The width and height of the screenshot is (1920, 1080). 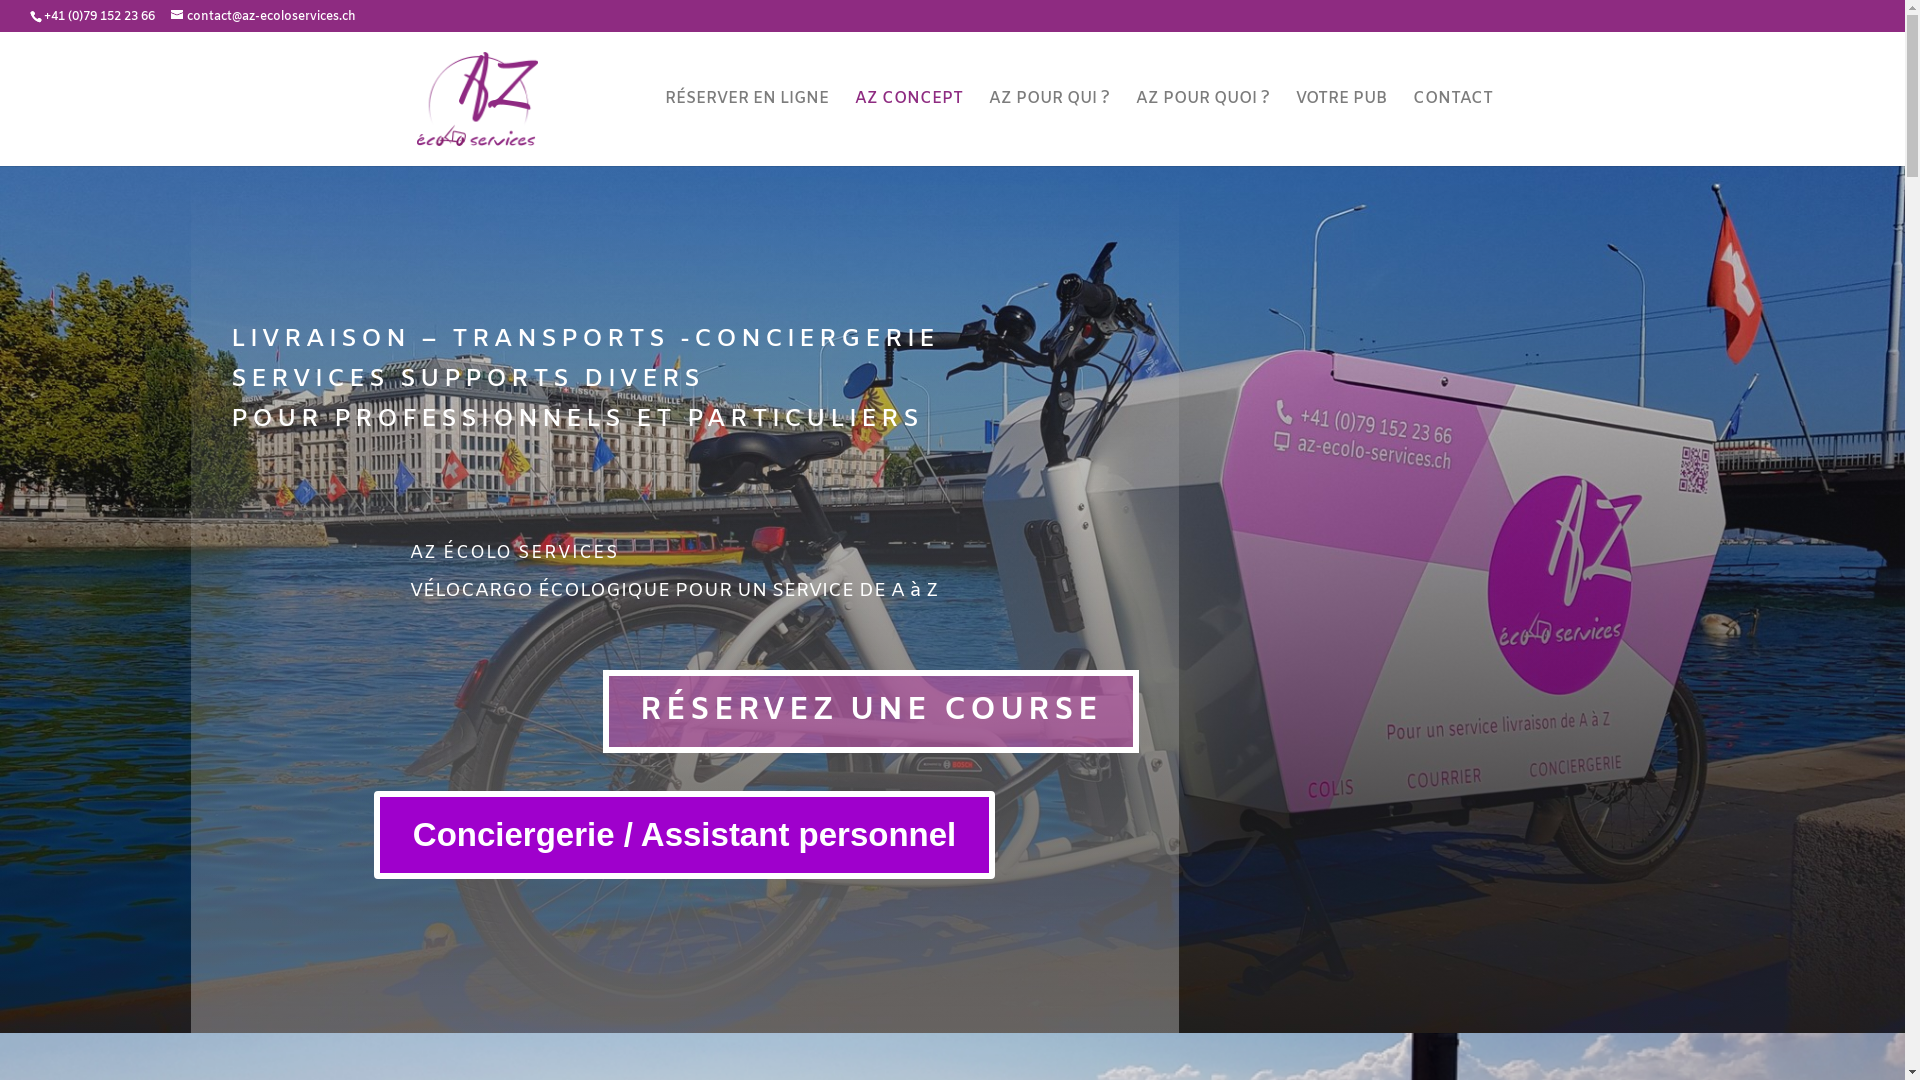 I want to click on 'AZ POUR QUI ?', so click(x=1047, y=128).